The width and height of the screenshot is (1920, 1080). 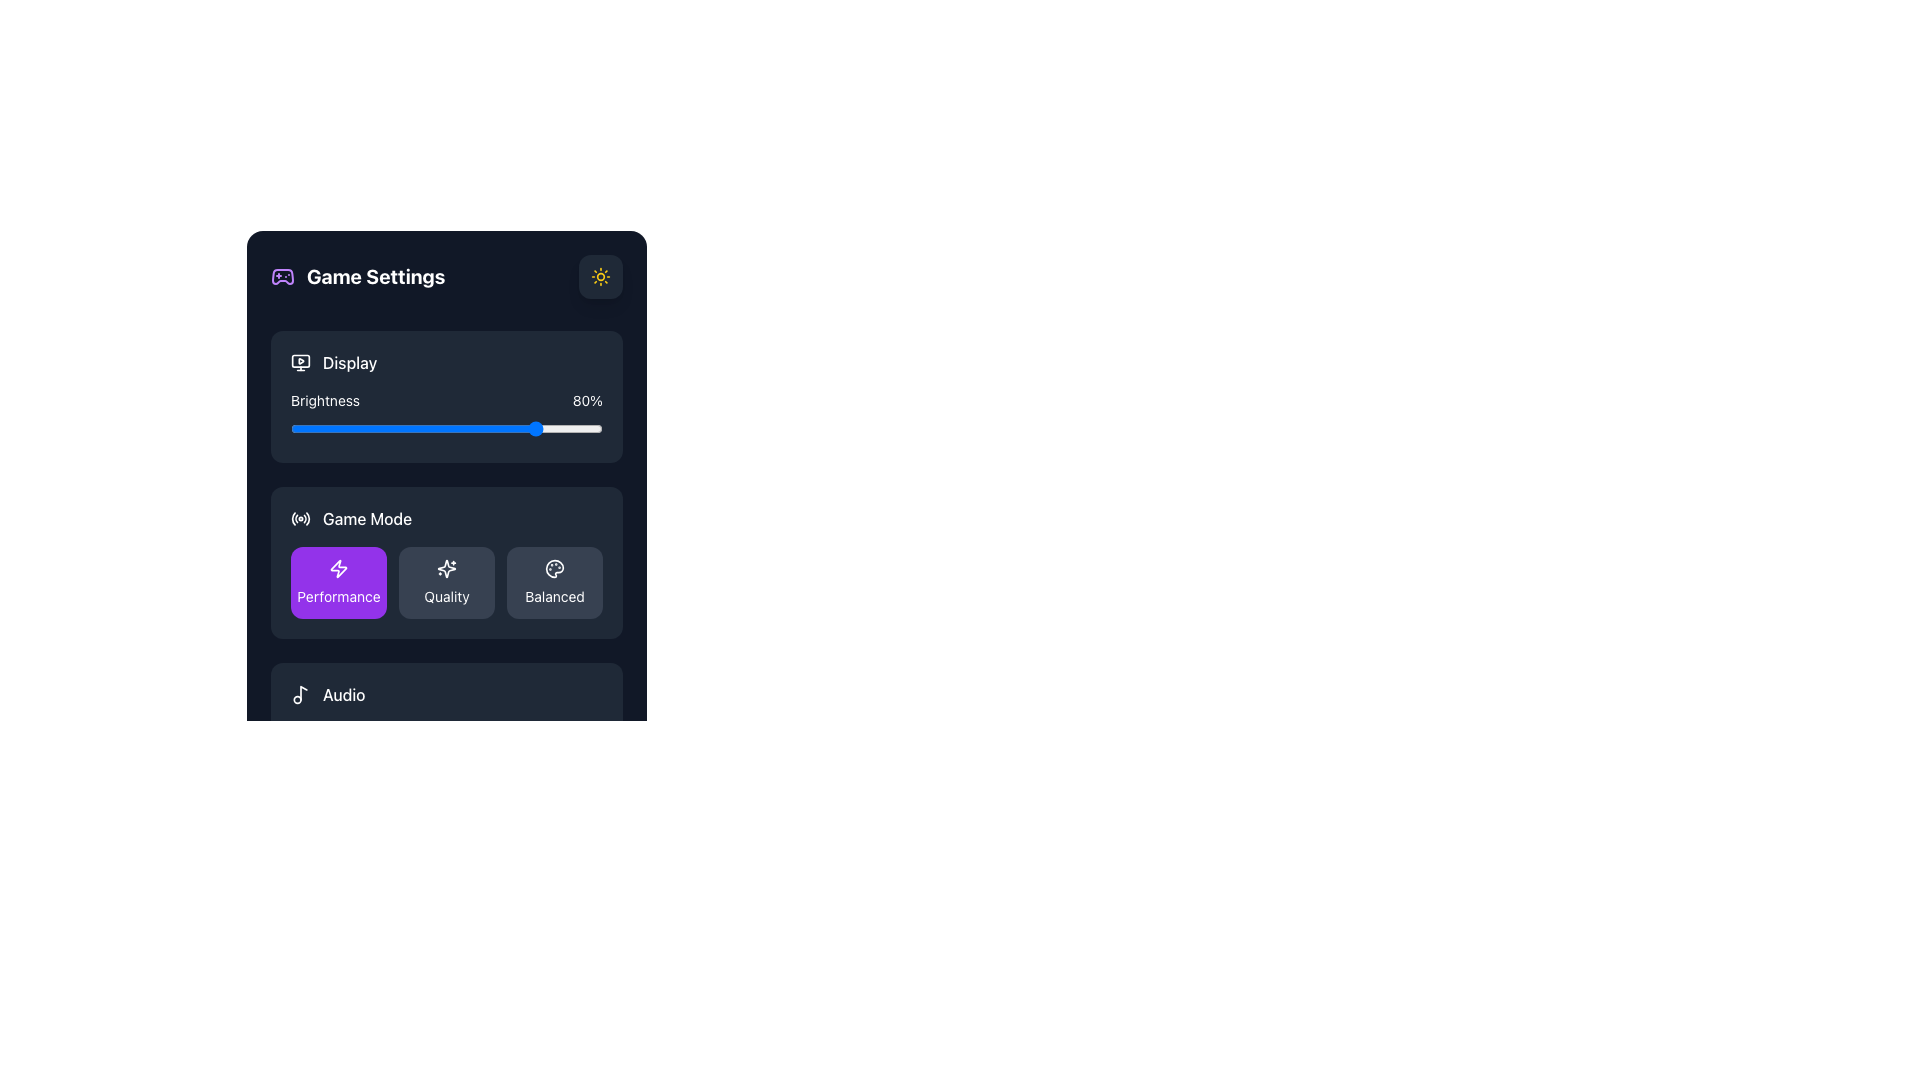 I want to click on brightness, so click(x=369, y=427).